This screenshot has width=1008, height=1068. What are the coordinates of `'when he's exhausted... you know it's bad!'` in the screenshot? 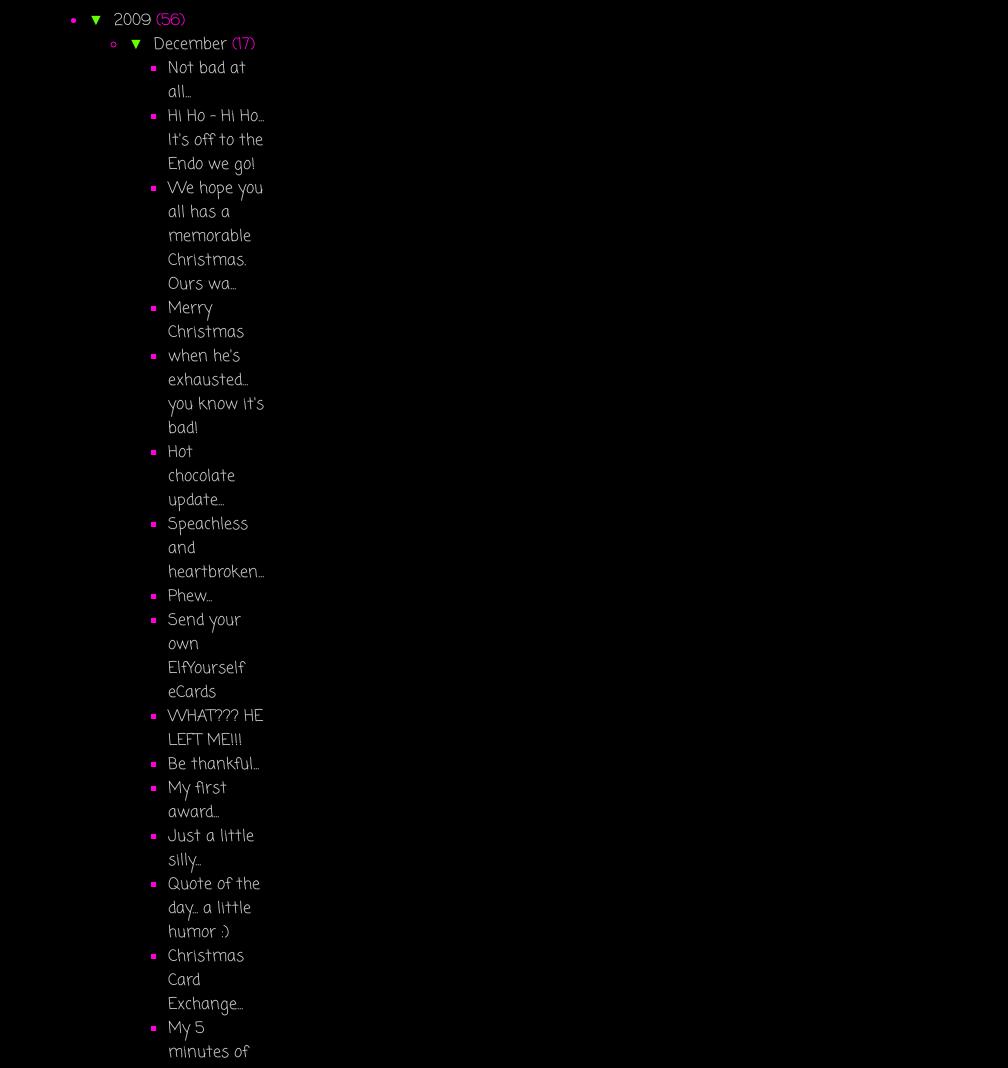 It's located at (216, 390).